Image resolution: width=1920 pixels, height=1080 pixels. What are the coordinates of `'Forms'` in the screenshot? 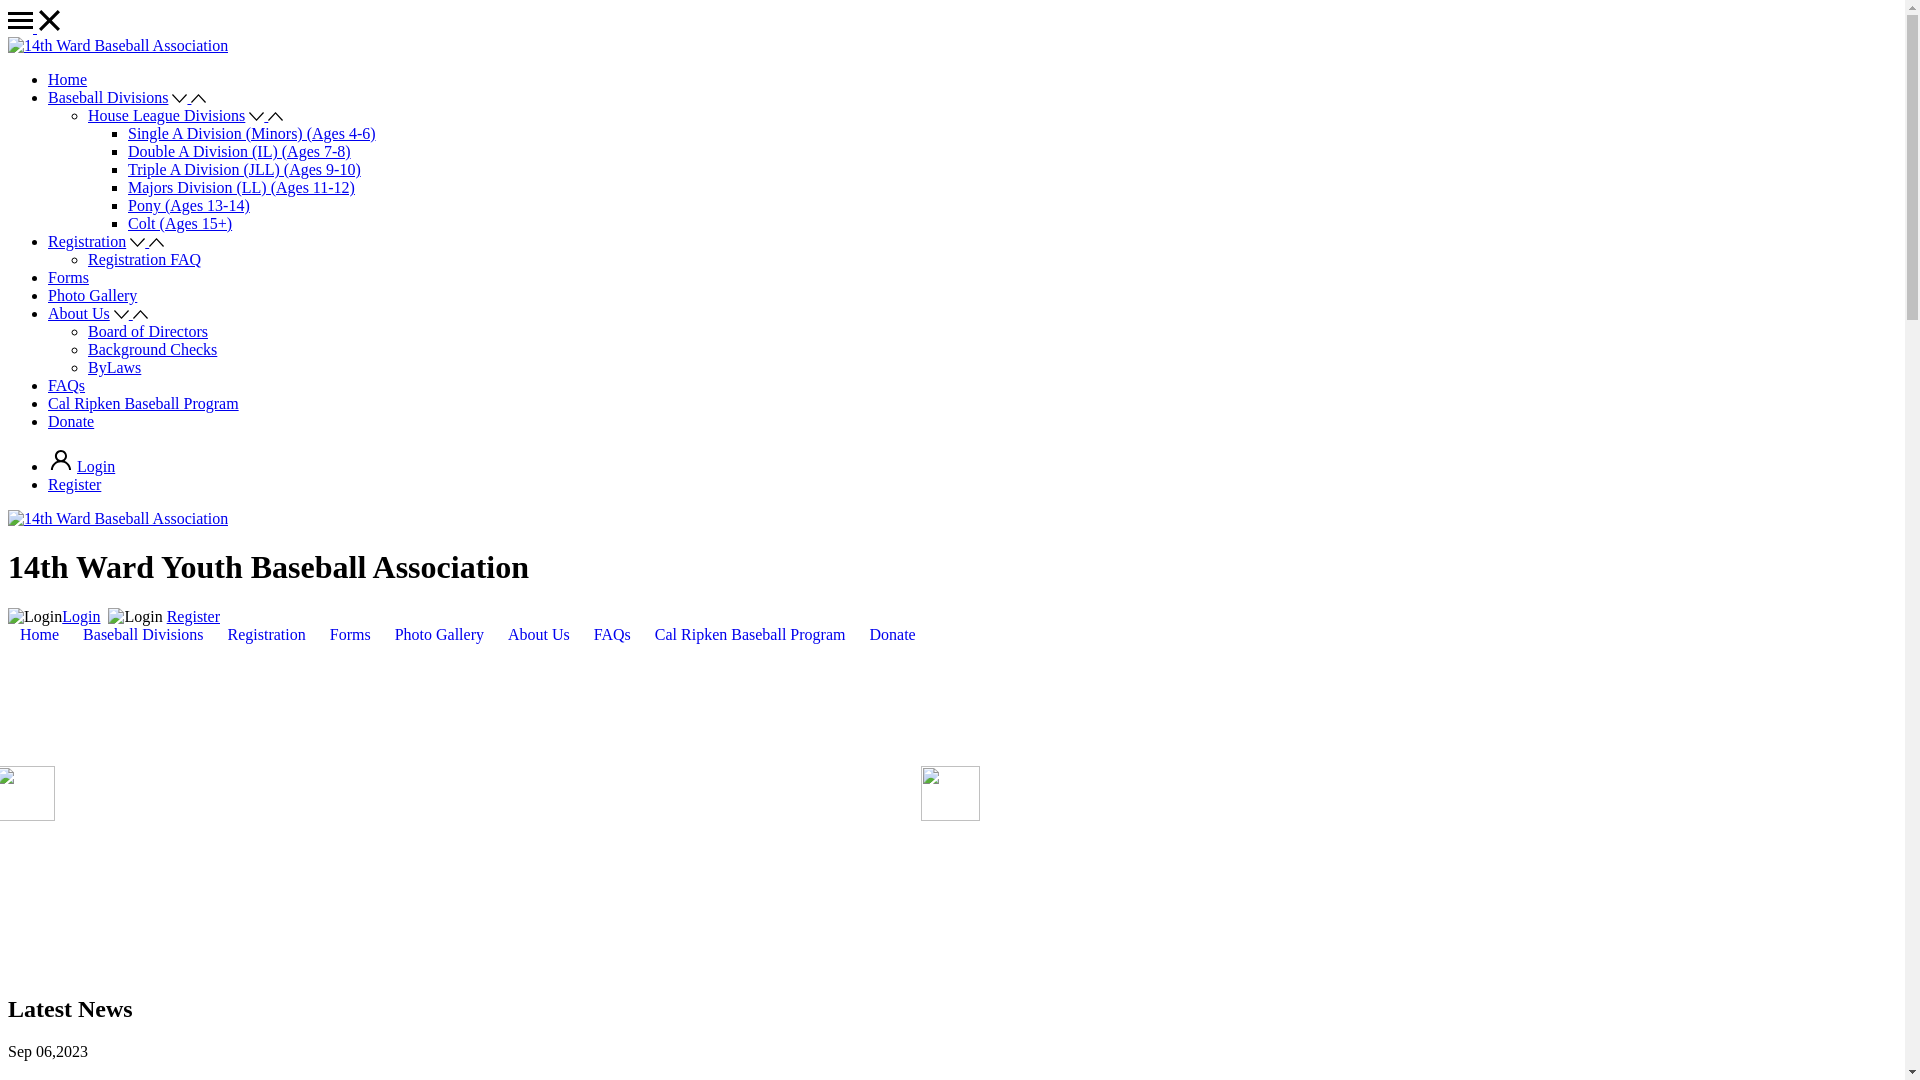 It's located at (316, 635).